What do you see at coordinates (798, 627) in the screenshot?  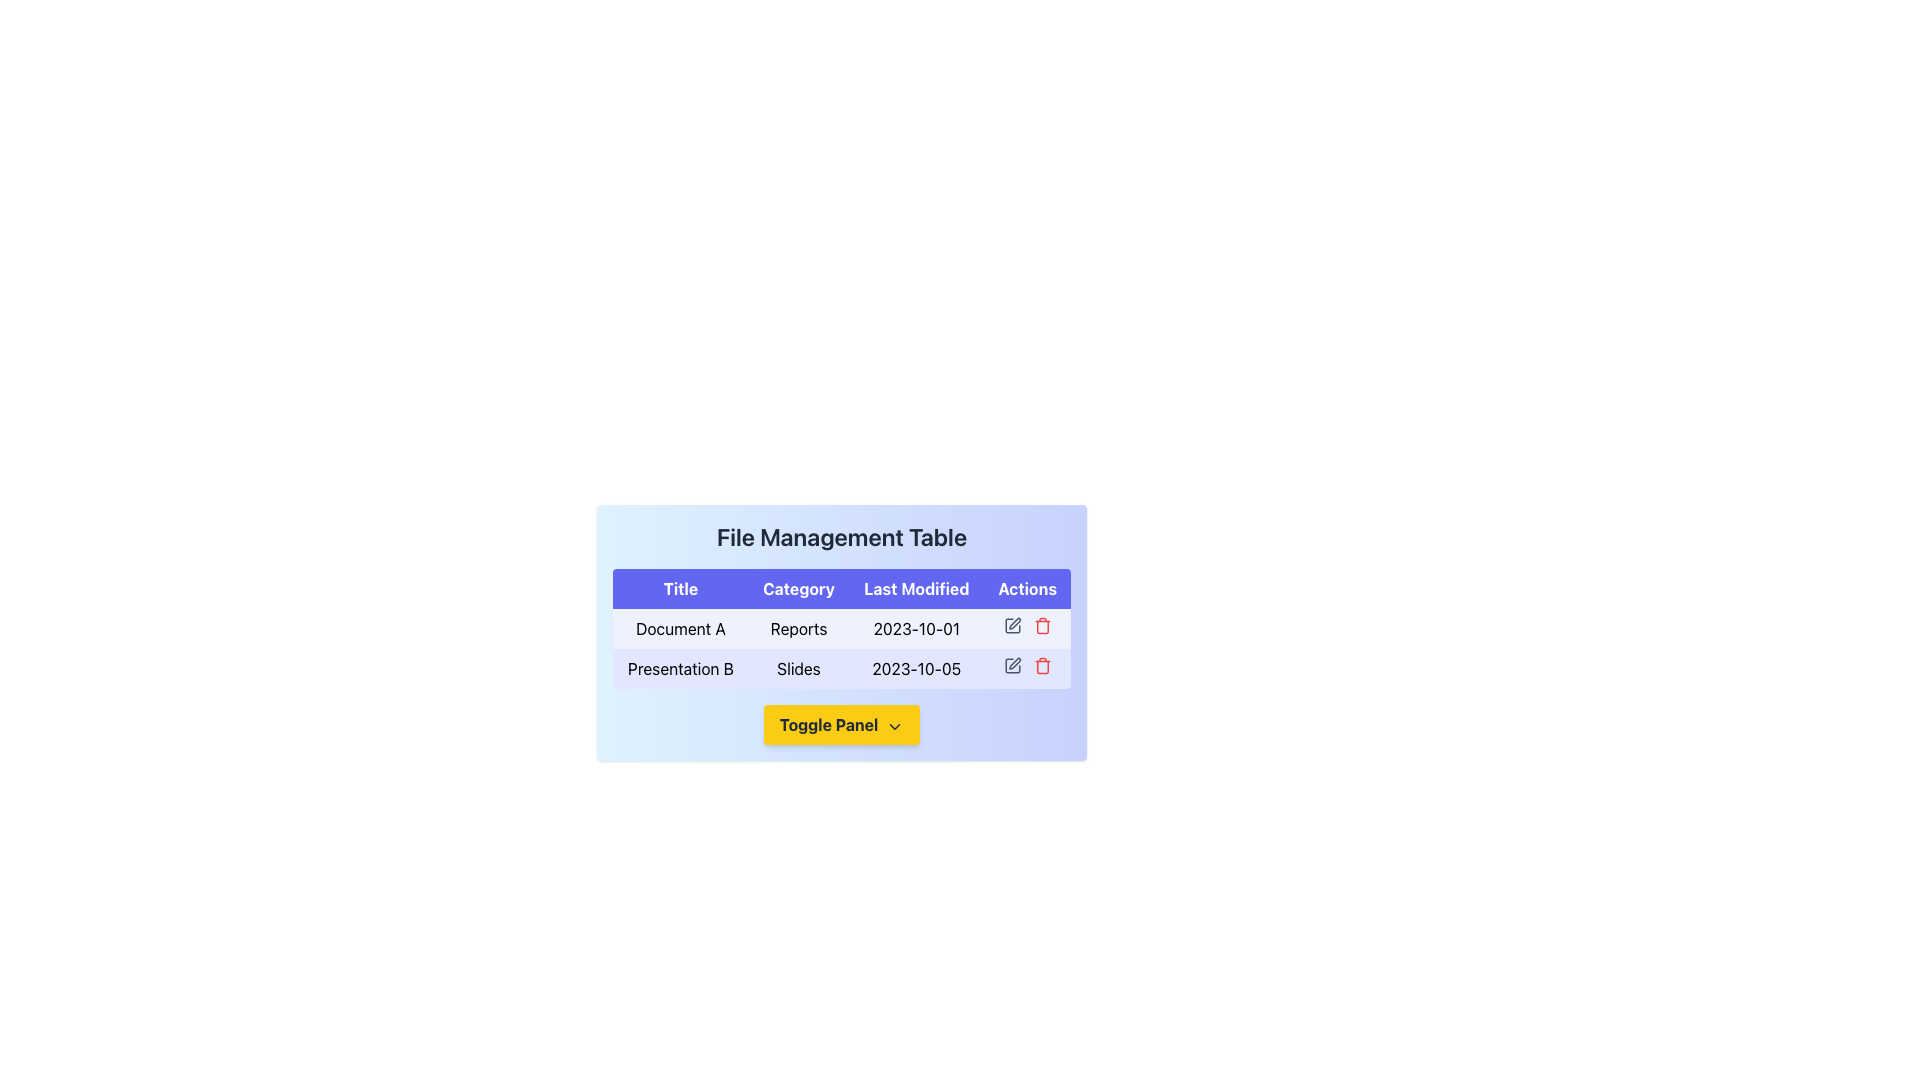 I see `the text label containing 'Reports' in the second cell of the 'Category' column for 'Document A' in the file management table` at bounding box center [798, 627].